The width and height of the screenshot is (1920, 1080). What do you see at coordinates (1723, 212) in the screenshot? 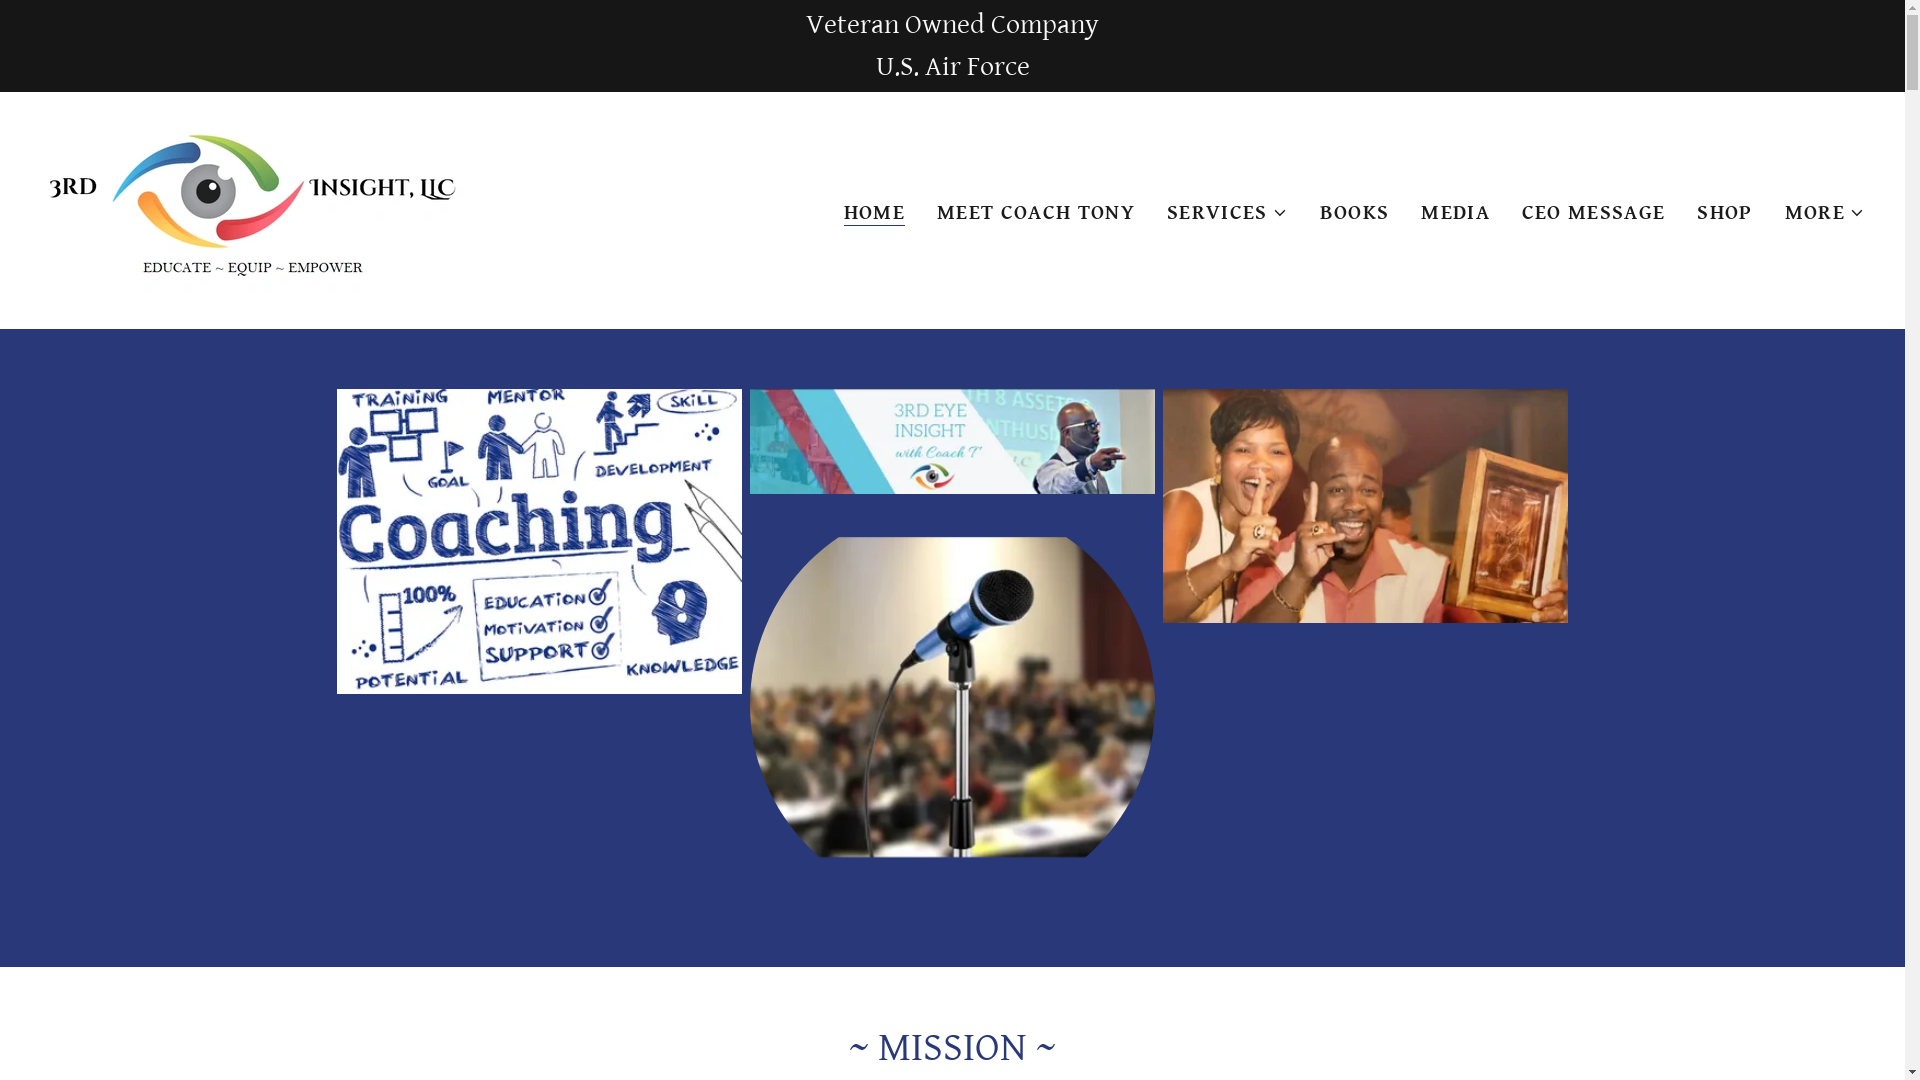
I see `'SHOP'` at bounding box center [1723, 212].